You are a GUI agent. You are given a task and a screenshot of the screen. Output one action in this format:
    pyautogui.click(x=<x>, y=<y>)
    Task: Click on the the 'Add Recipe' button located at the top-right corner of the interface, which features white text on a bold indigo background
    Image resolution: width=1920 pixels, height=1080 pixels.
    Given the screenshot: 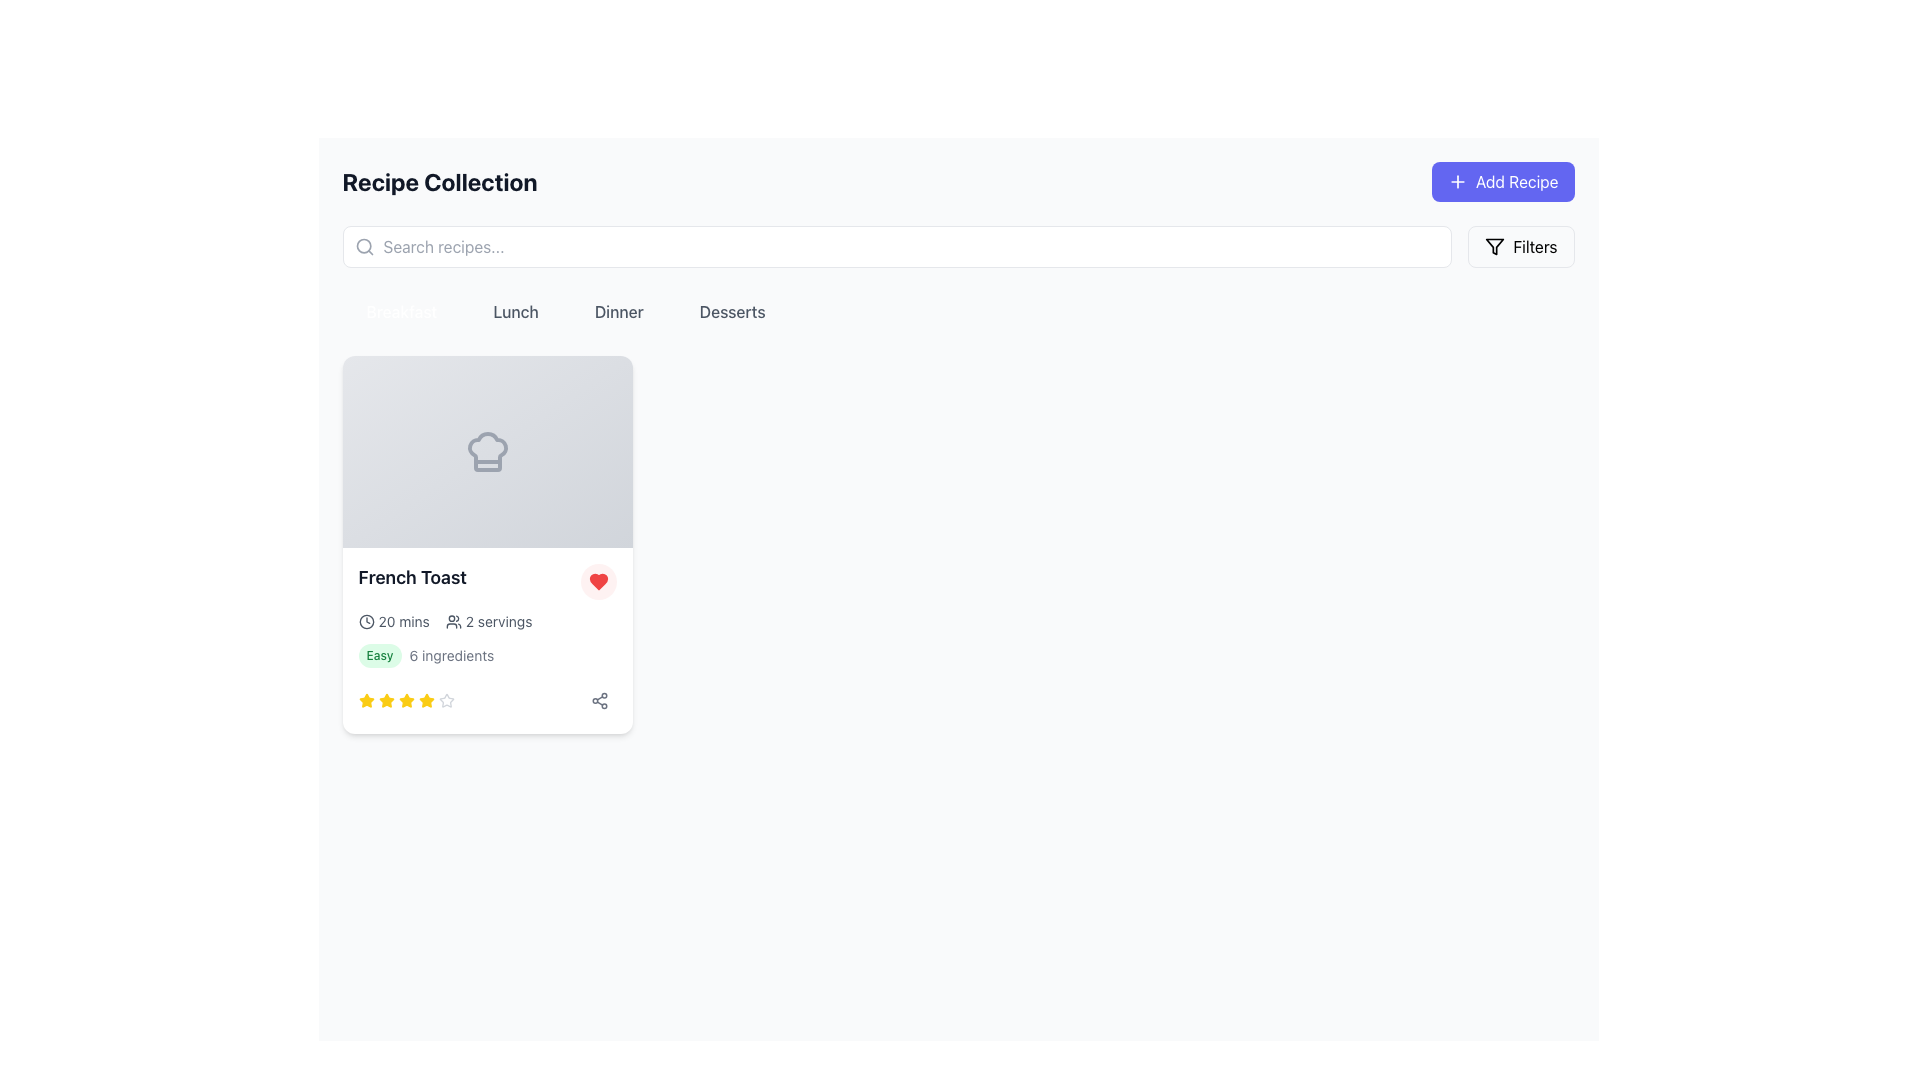 What is the action you would take?
    pyautogui.click(x=1517, y=181)
    